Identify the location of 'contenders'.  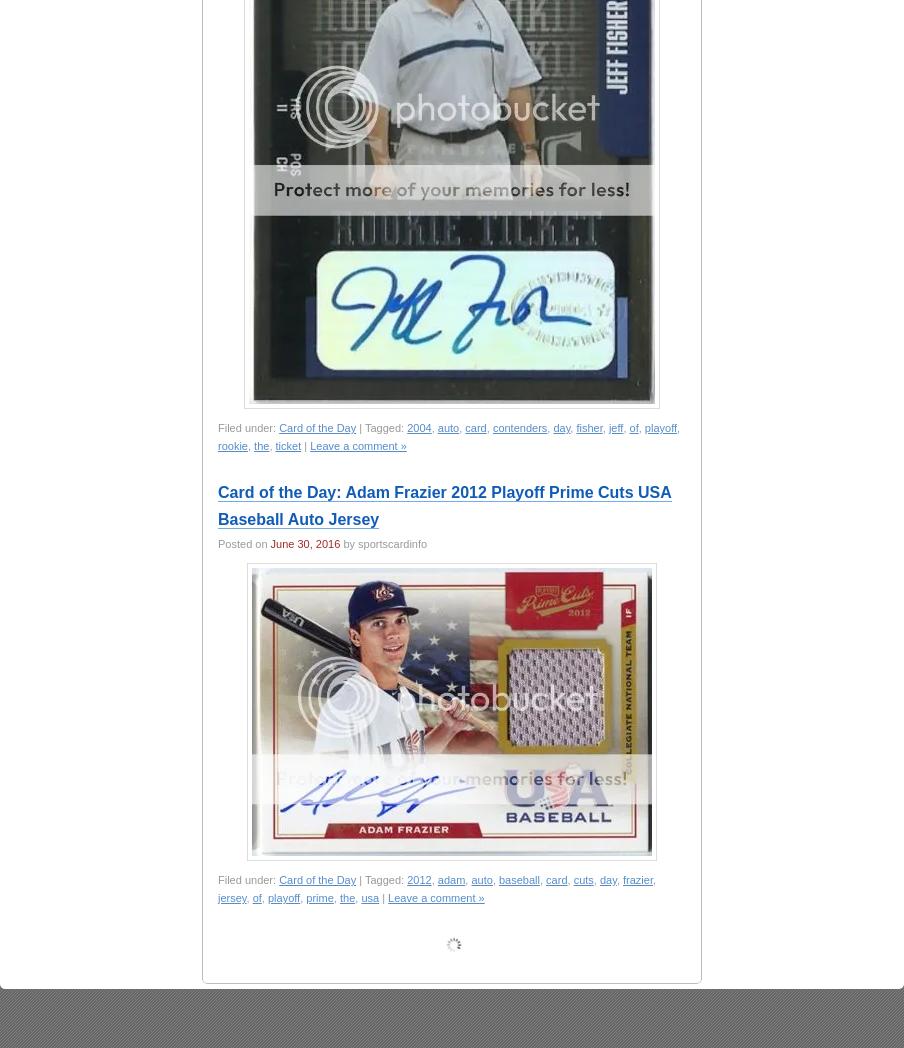
(519, 428).